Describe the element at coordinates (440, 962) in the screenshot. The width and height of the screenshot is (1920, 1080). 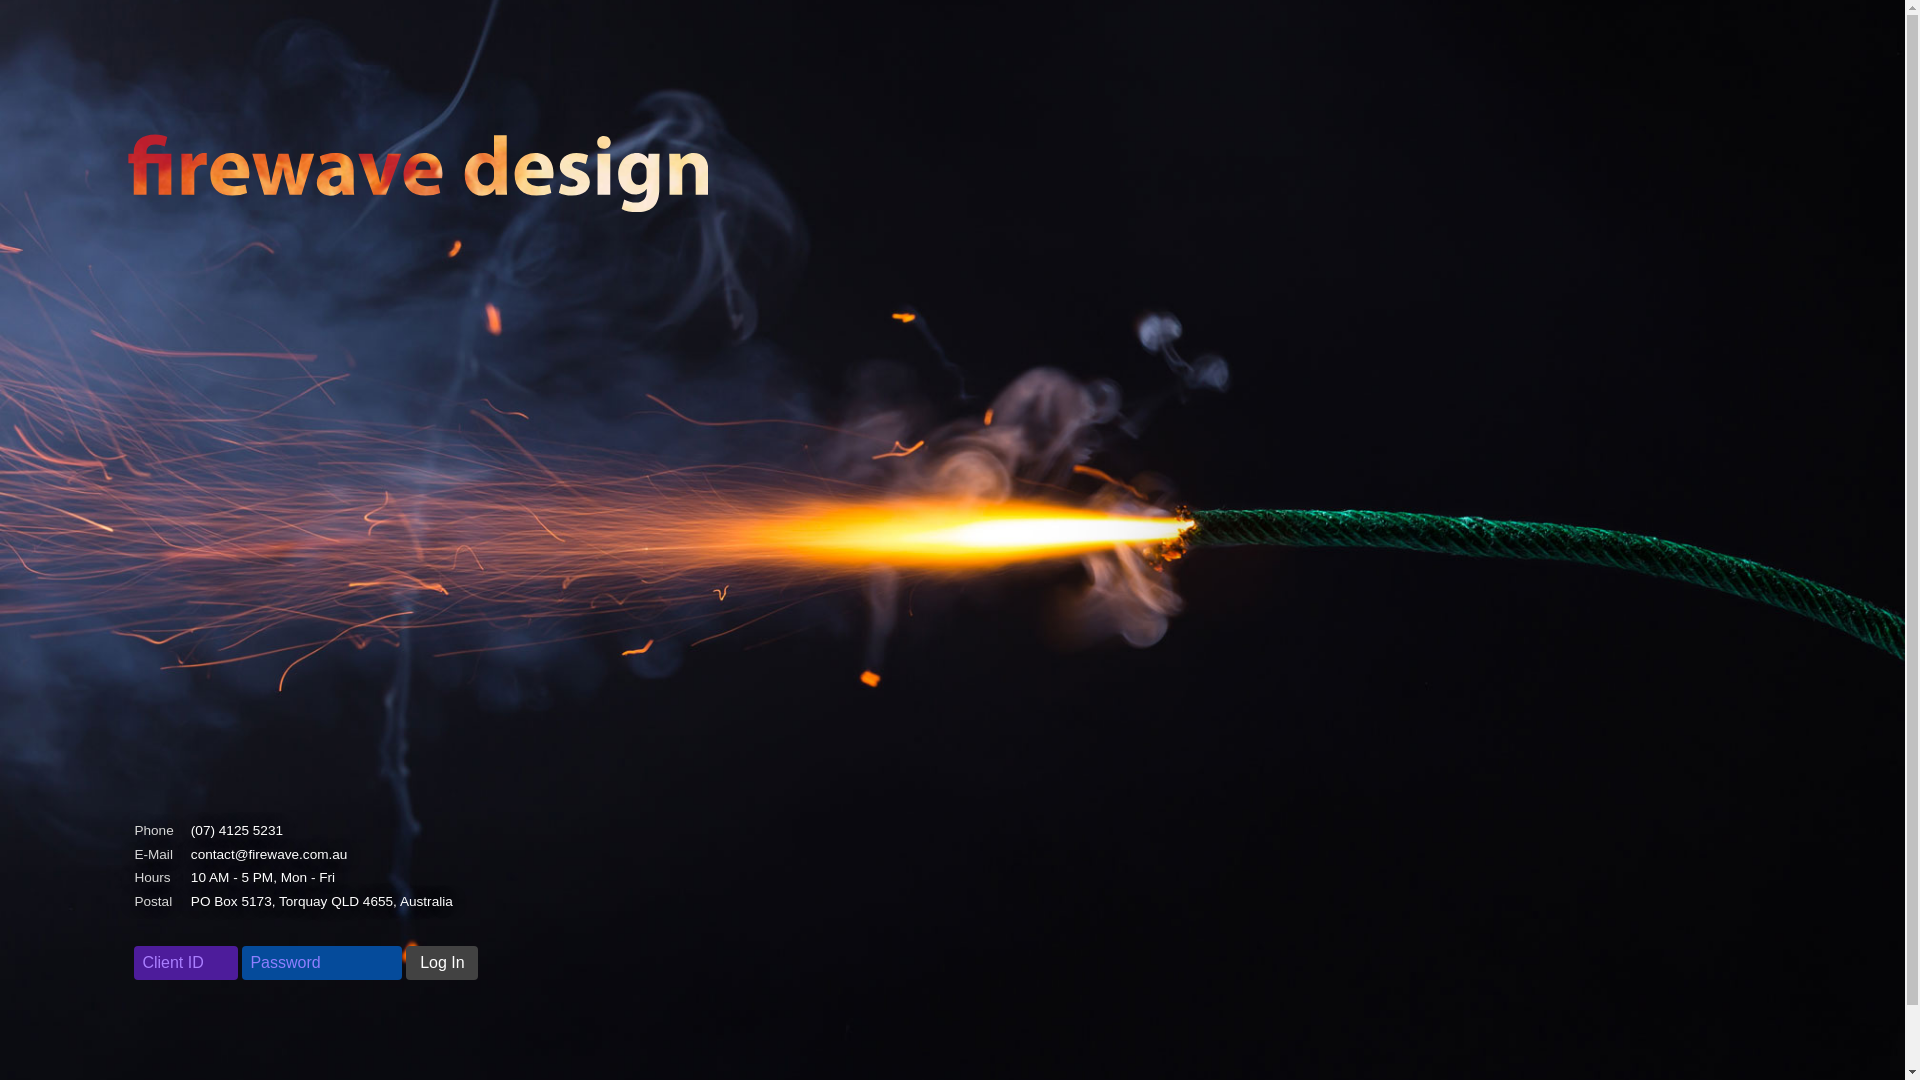
I see `'Log In'` at that location.